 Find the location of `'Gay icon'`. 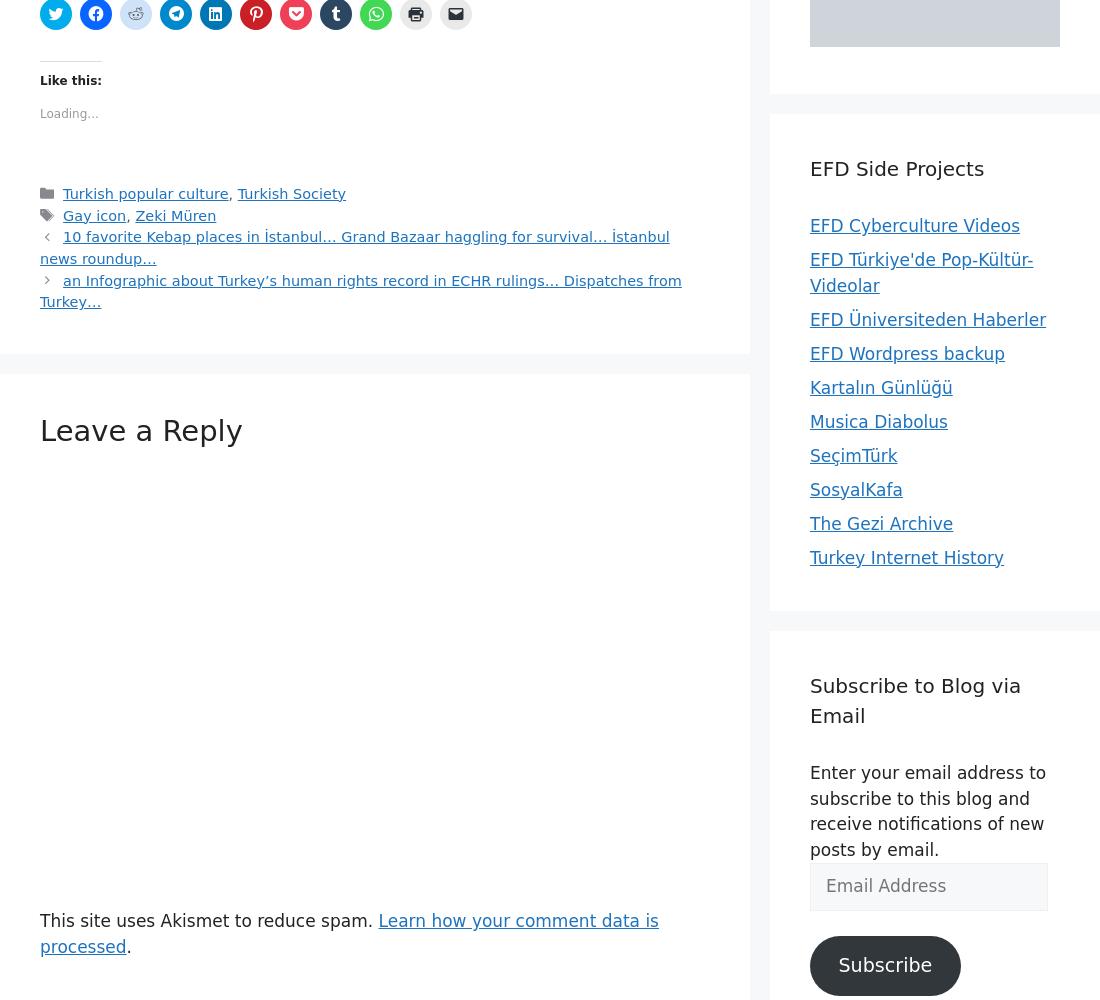

'Gay icon' is located at coordinates (62, 214).